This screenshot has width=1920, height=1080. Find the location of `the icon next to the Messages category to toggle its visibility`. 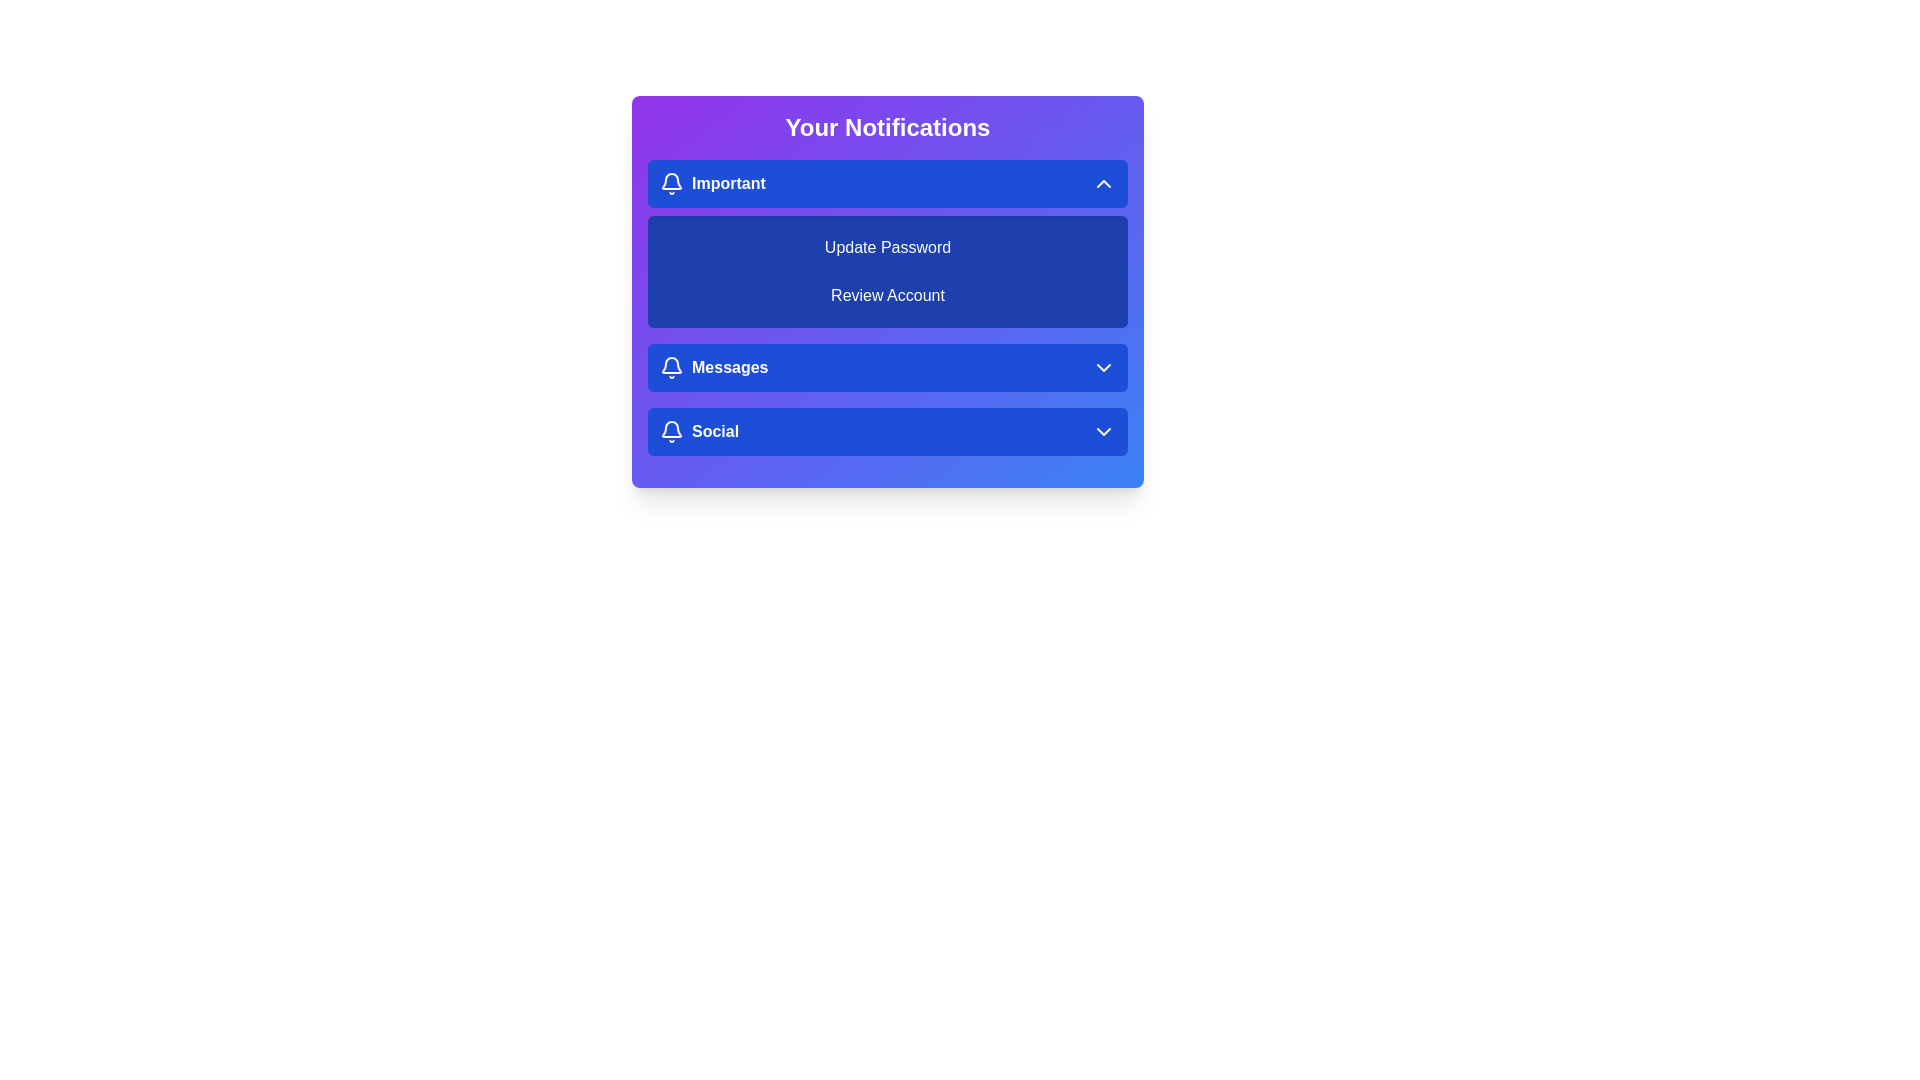

the icon next to the Messages category to toggle its visibility is located at coordinates (672, 367).